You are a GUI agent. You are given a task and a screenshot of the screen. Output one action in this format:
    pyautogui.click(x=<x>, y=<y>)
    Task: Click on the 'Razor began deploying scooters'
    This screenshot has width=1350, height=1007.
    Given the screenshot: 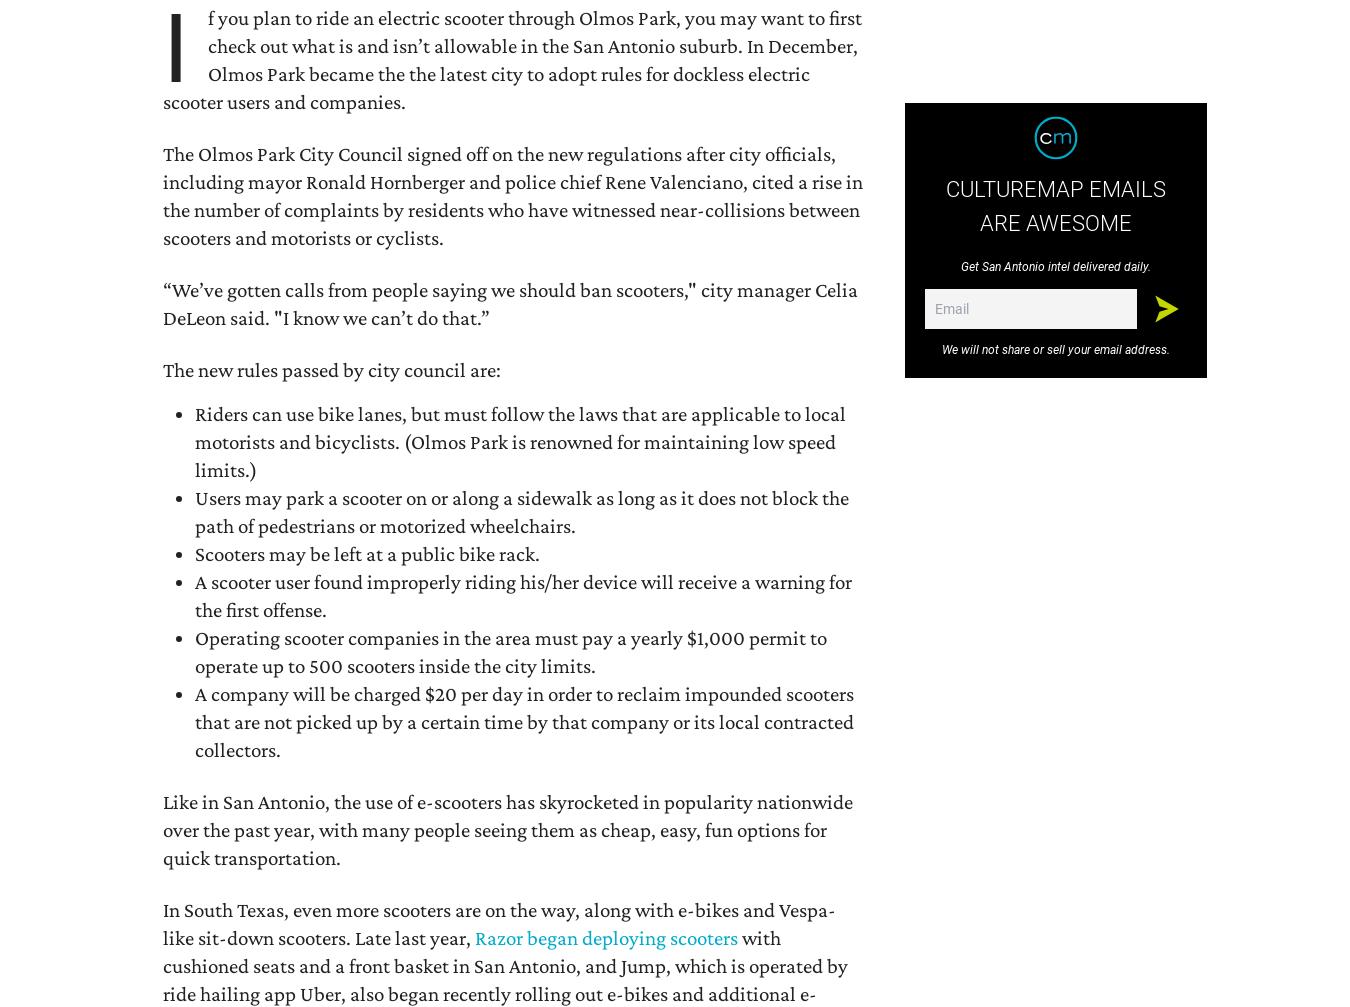 What is the action you would take?
    pyautogui.click(x=474, y=936)
    